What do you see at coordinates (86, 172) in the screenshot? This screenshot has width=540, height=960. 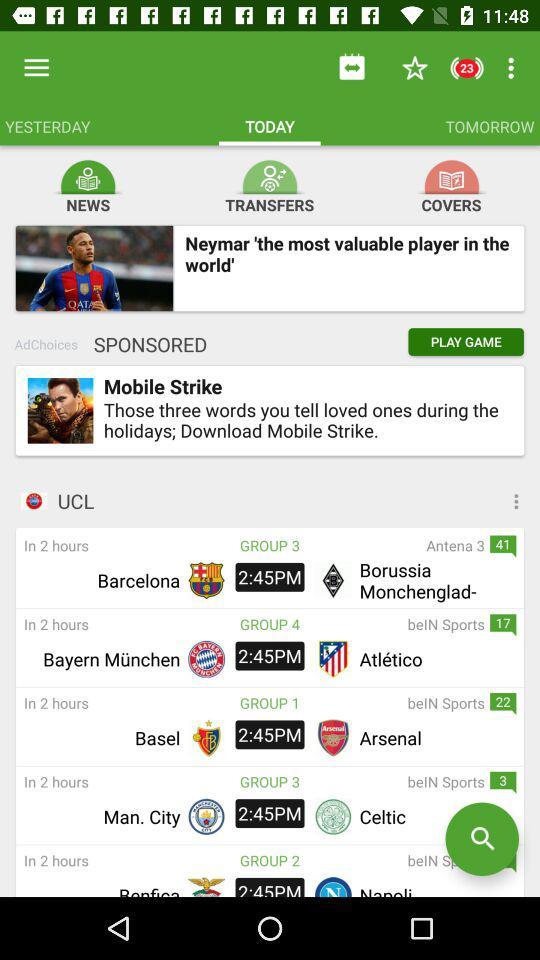 I see `the icon to the left of the transfers item` at bounding box center [86, 172].